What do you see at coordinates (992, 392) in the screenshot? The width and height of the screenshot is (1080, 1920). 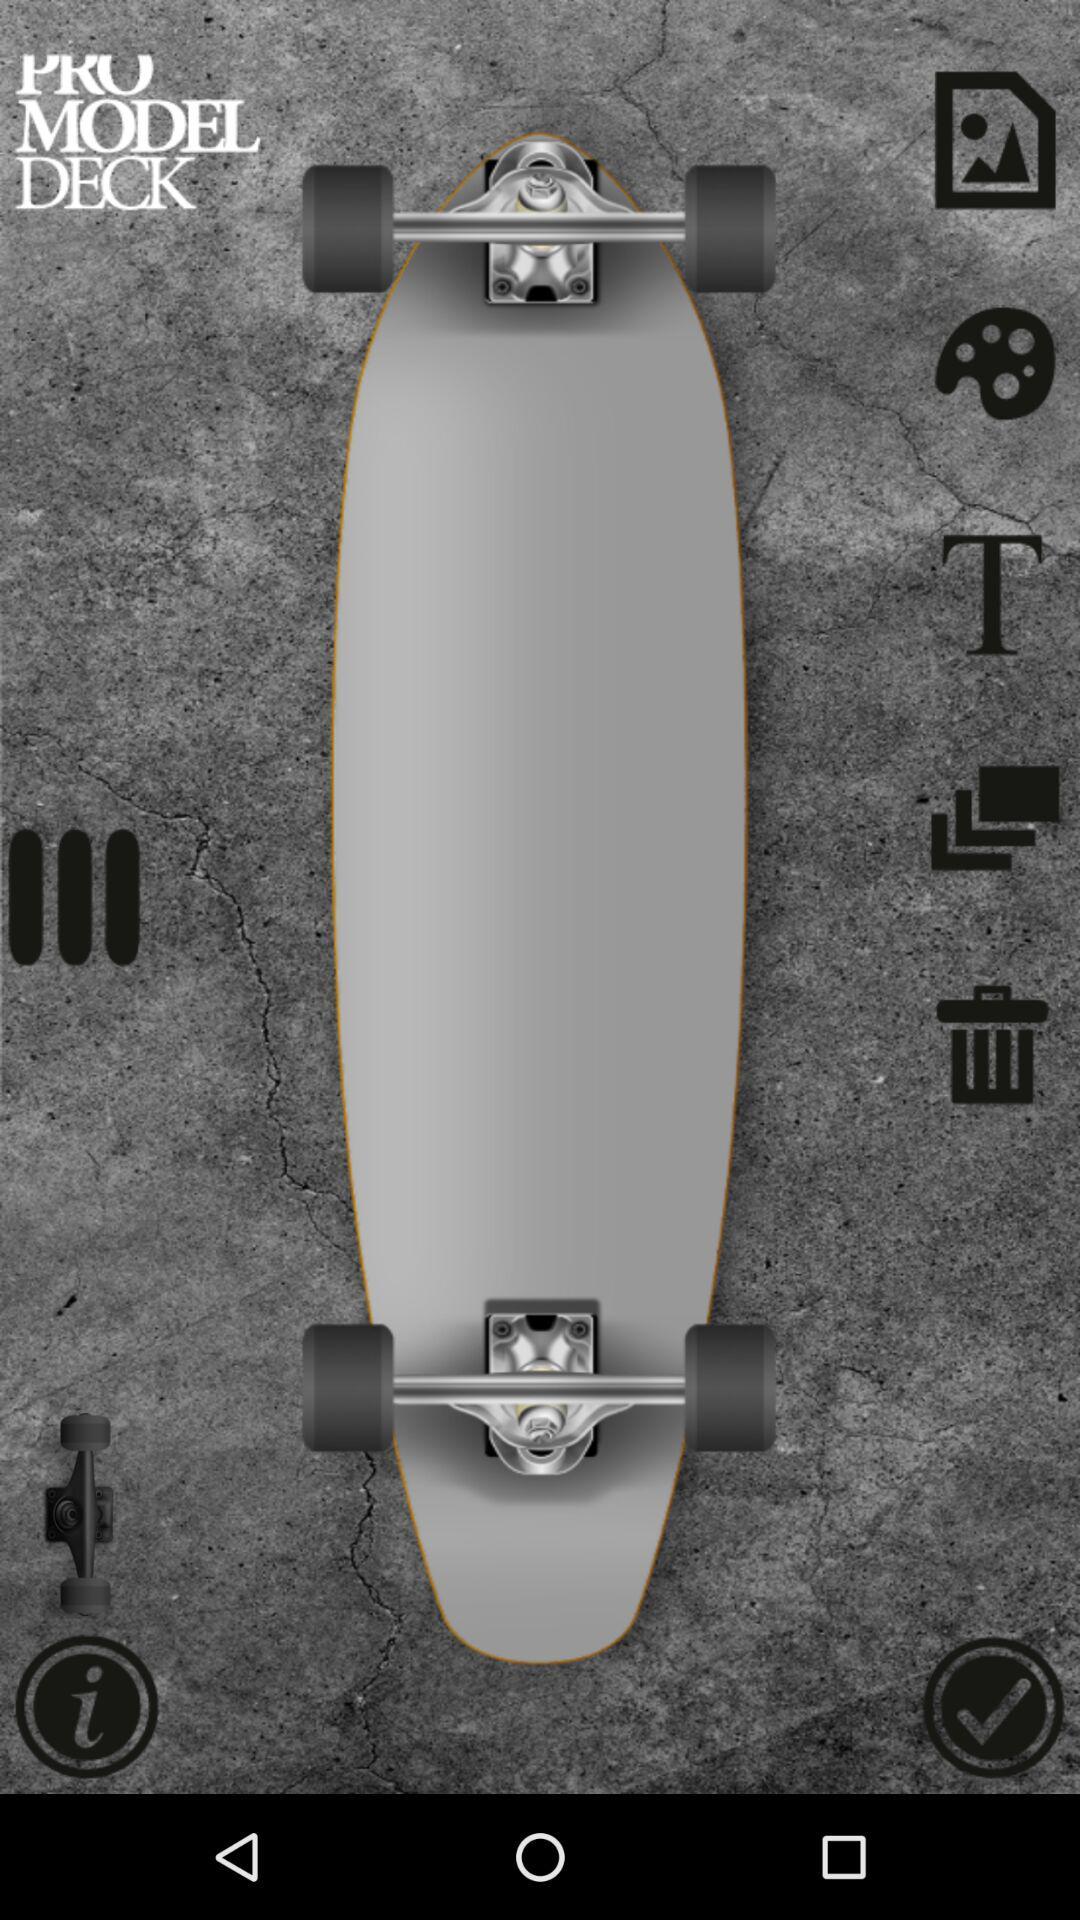 I see `the settings icon` at bounding box center [992, 392].